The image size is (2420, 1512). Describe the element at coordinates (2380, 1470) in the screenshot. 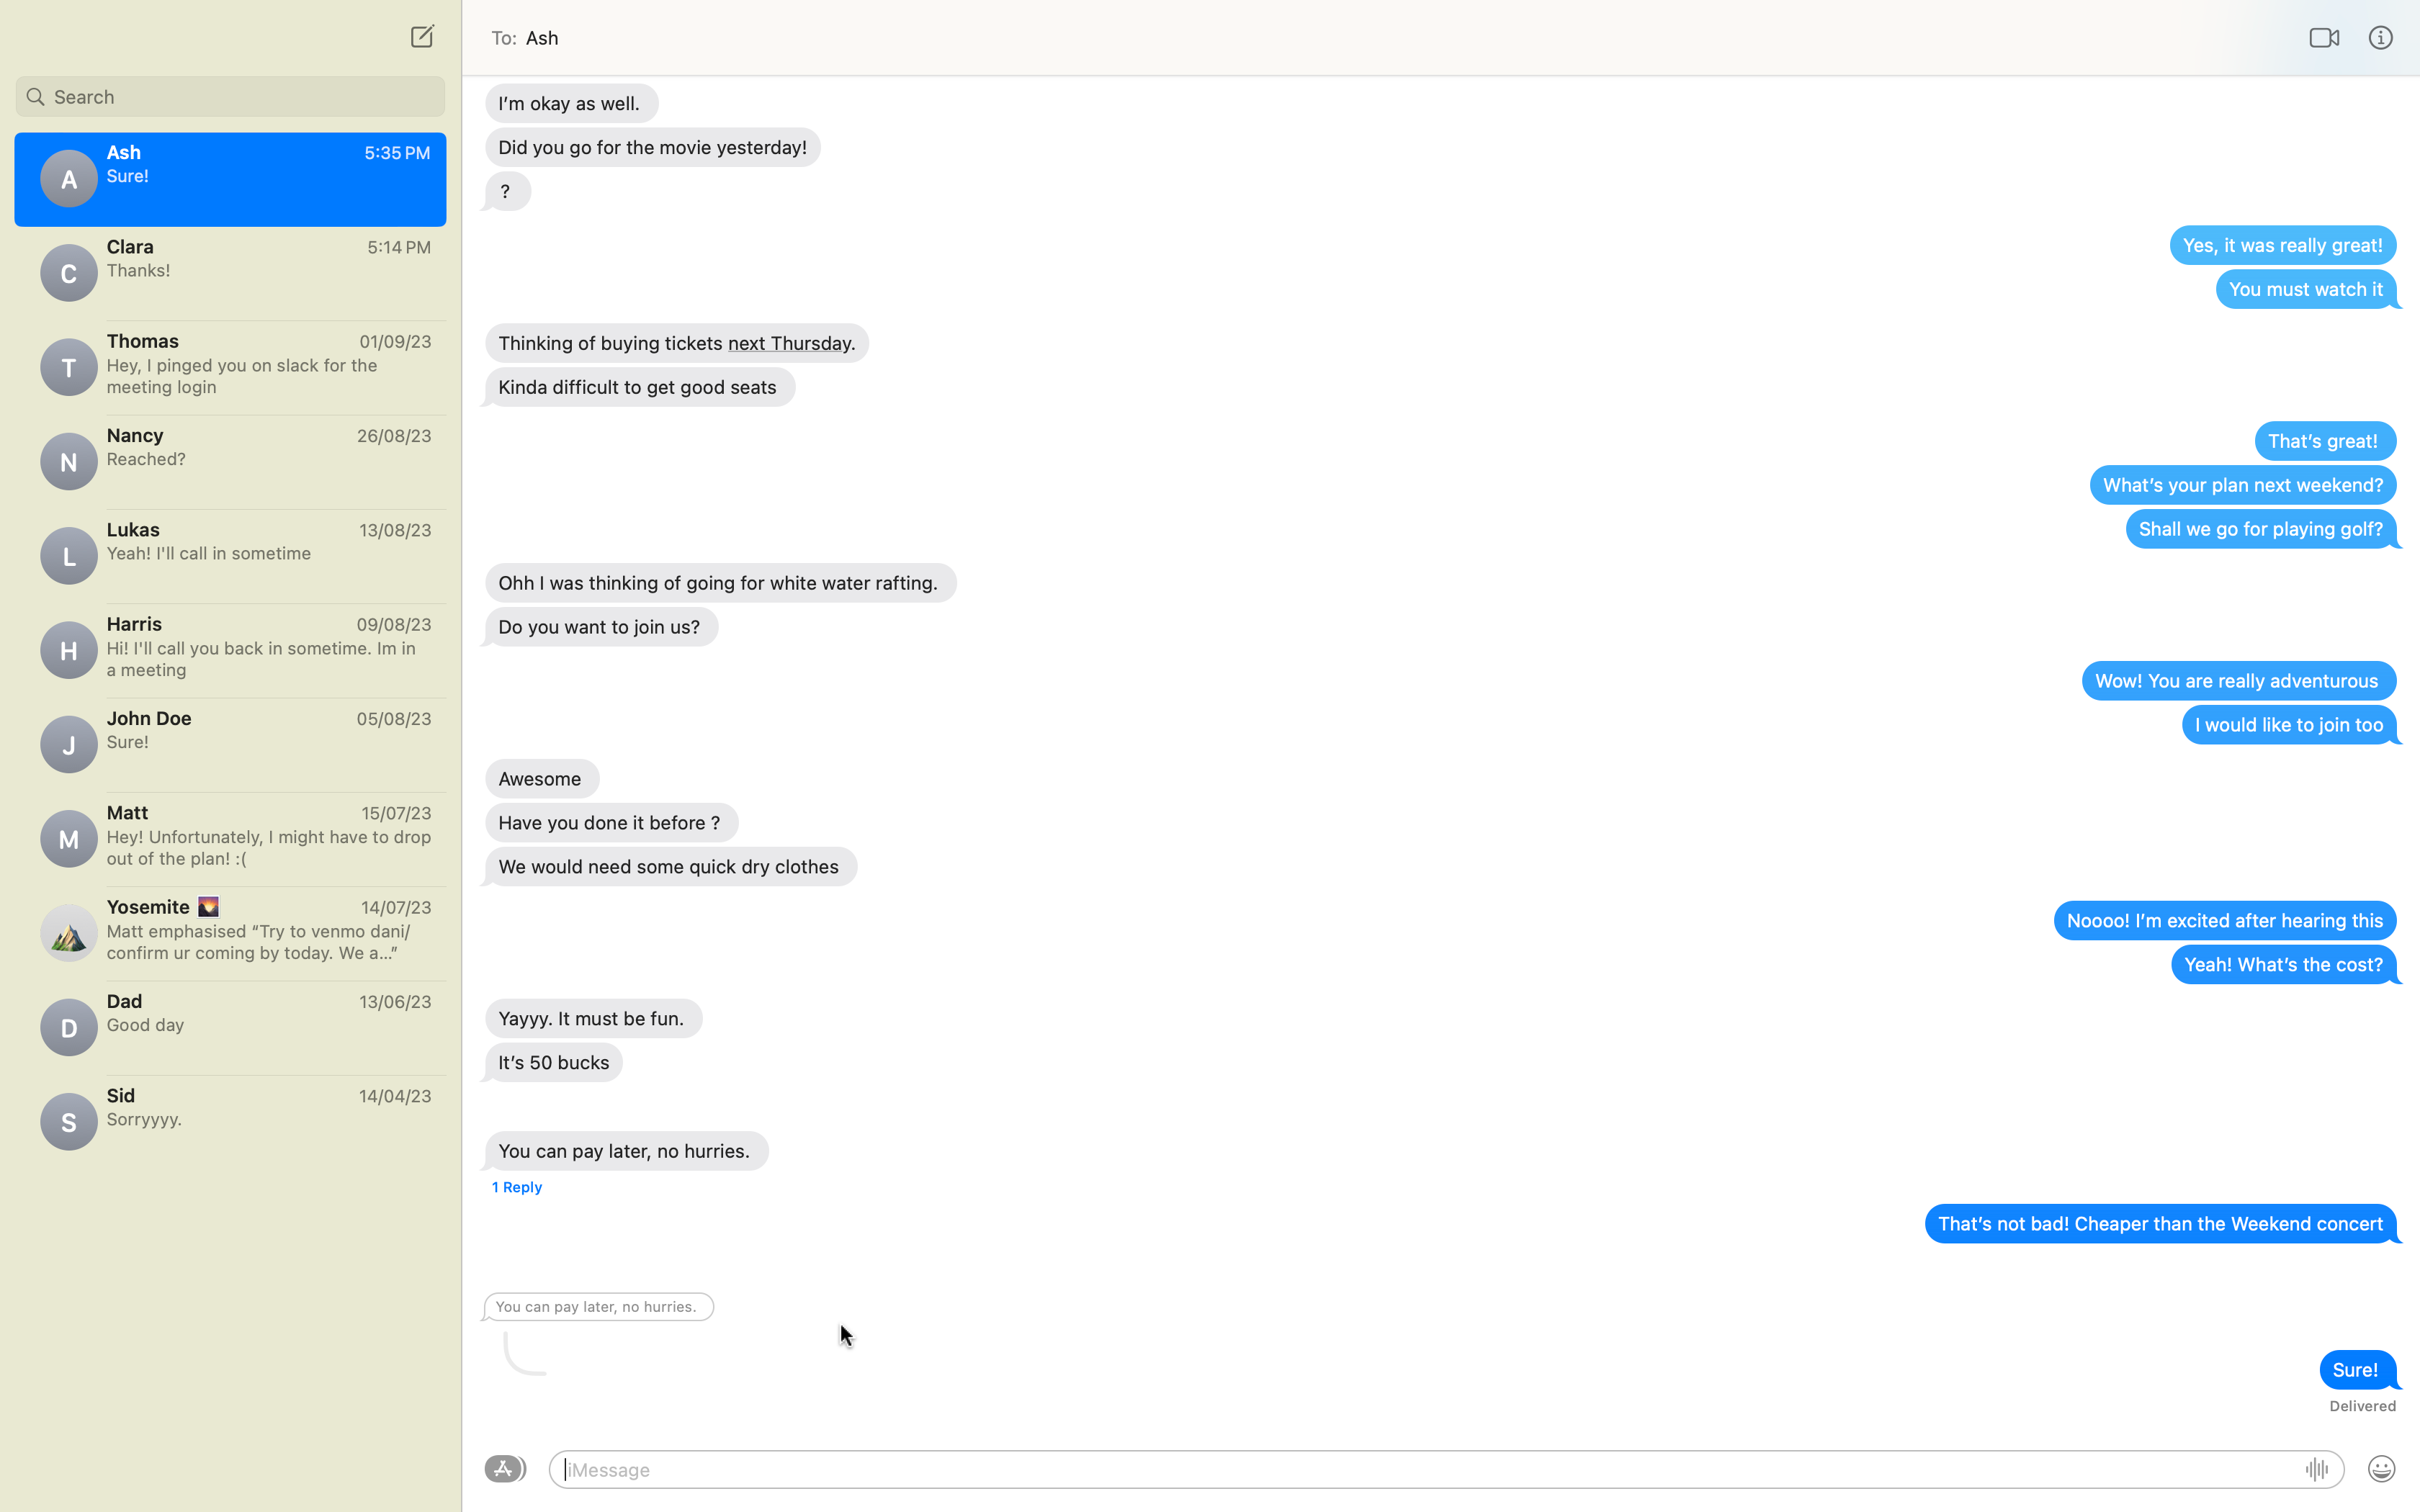

I see `the emoji option through clicking` at that location.